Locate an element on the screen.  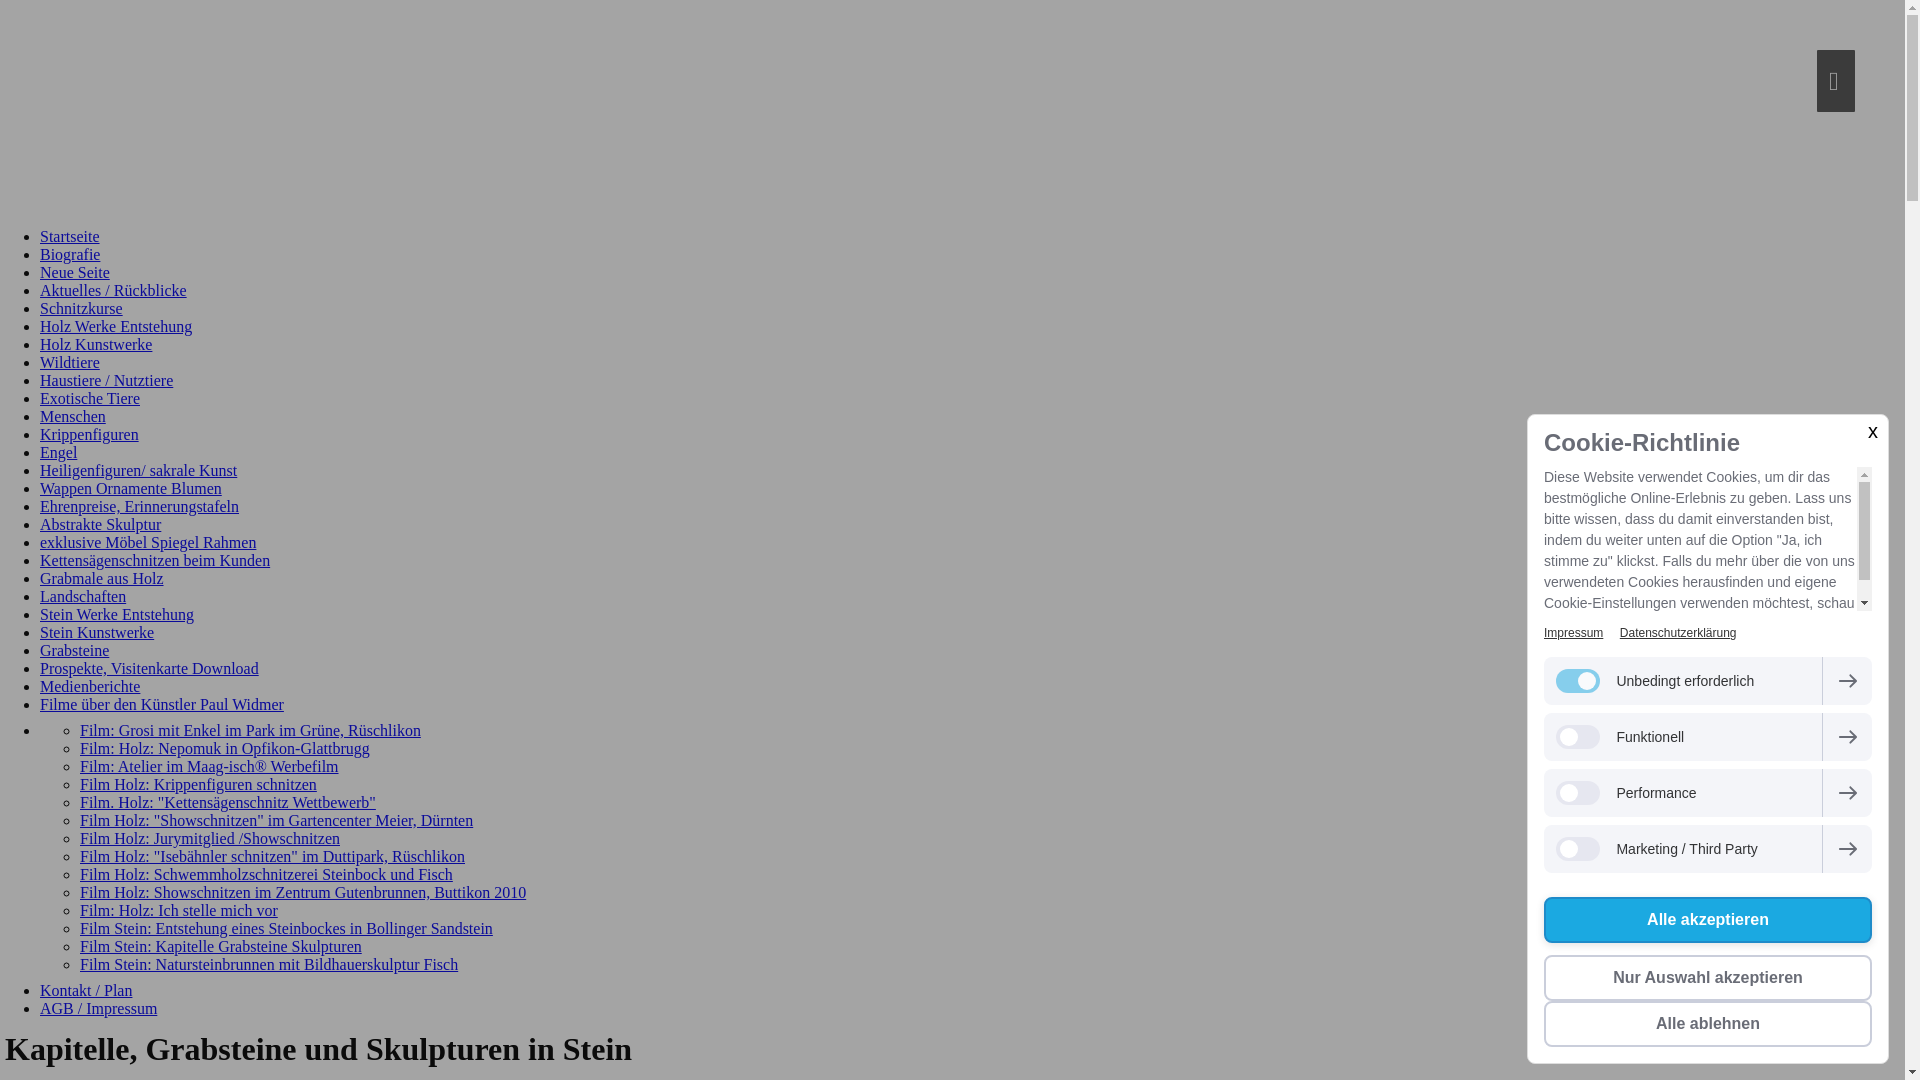
'Prospekte, Visitenkarte Download' is located at coordinates (148, 668).